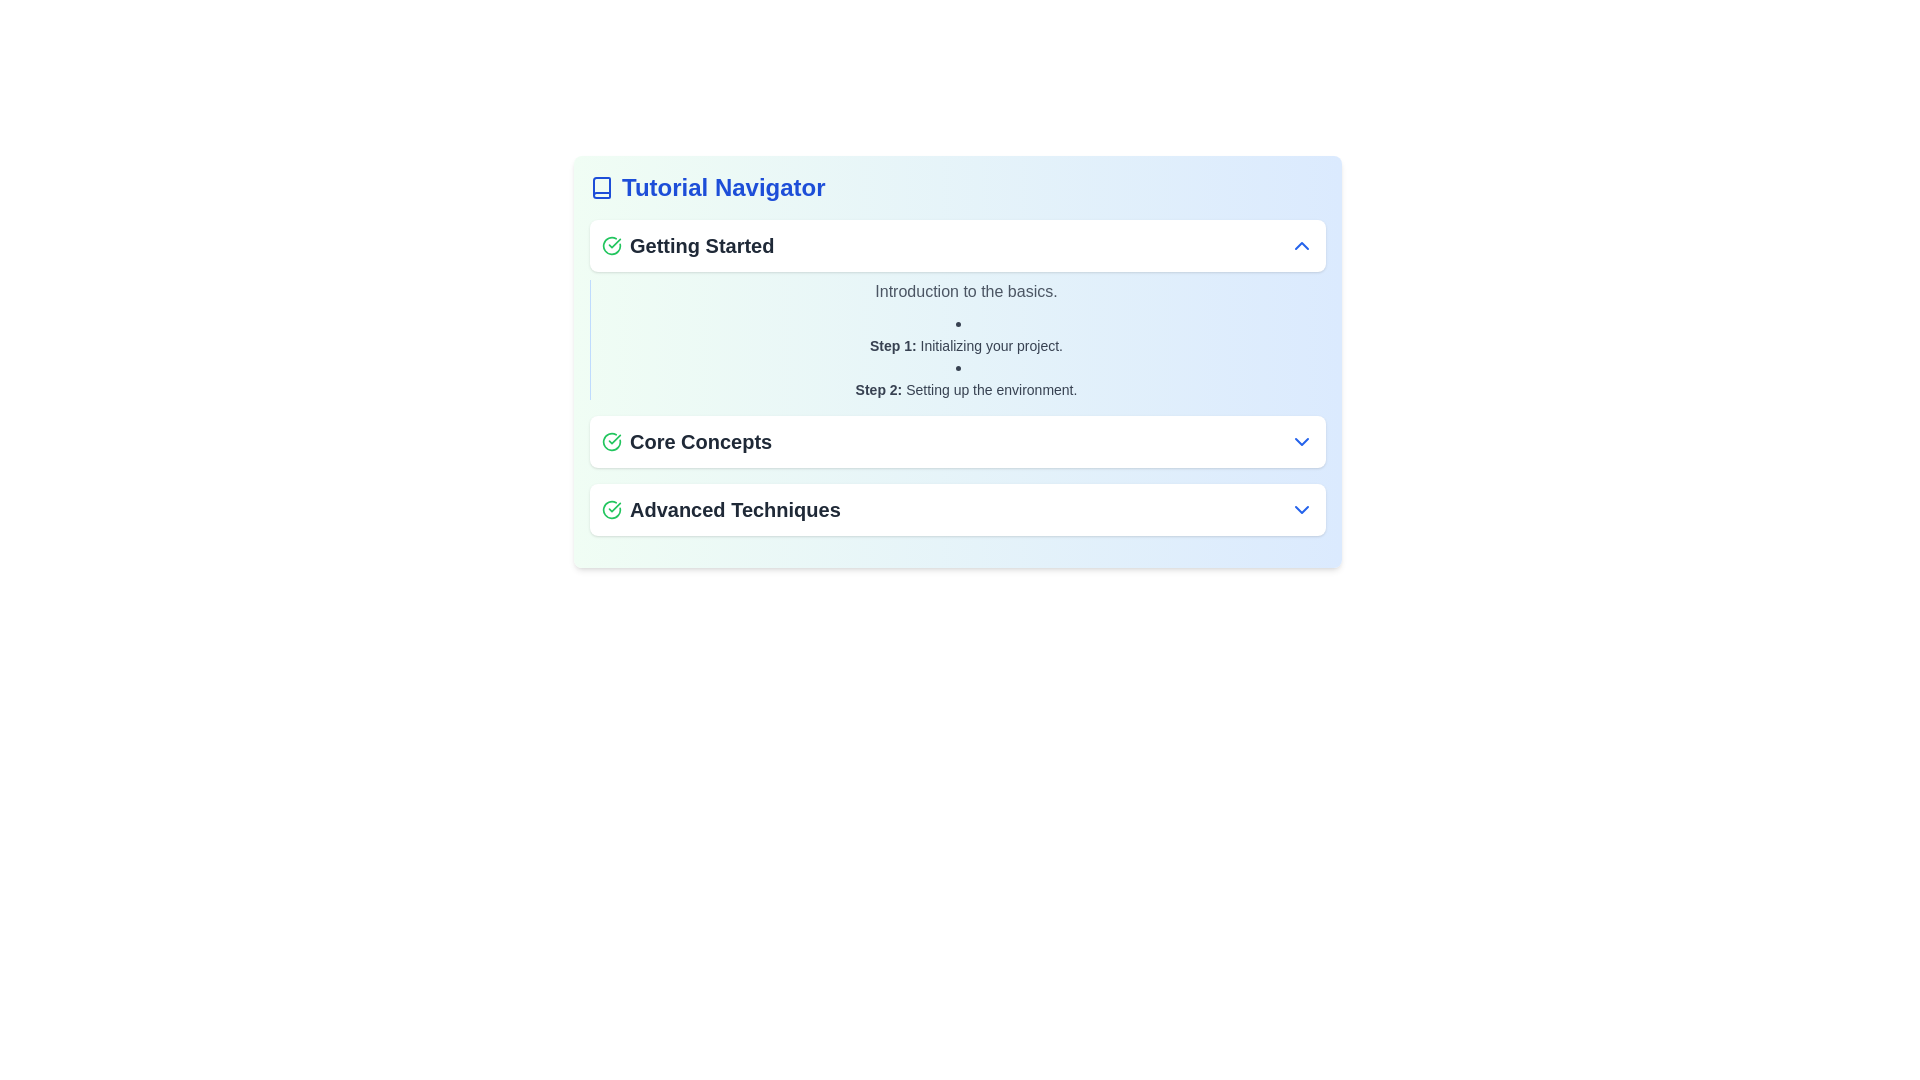 The image size is (1920, 1080). What do you see at coordinates (966, 292) in the screenshot?
I see `the static introductory text indicating the topic of the tutorial steps, which is located under the heading 'Getting Started' in the tutorial step navigator` at bounding box center [966, 292].